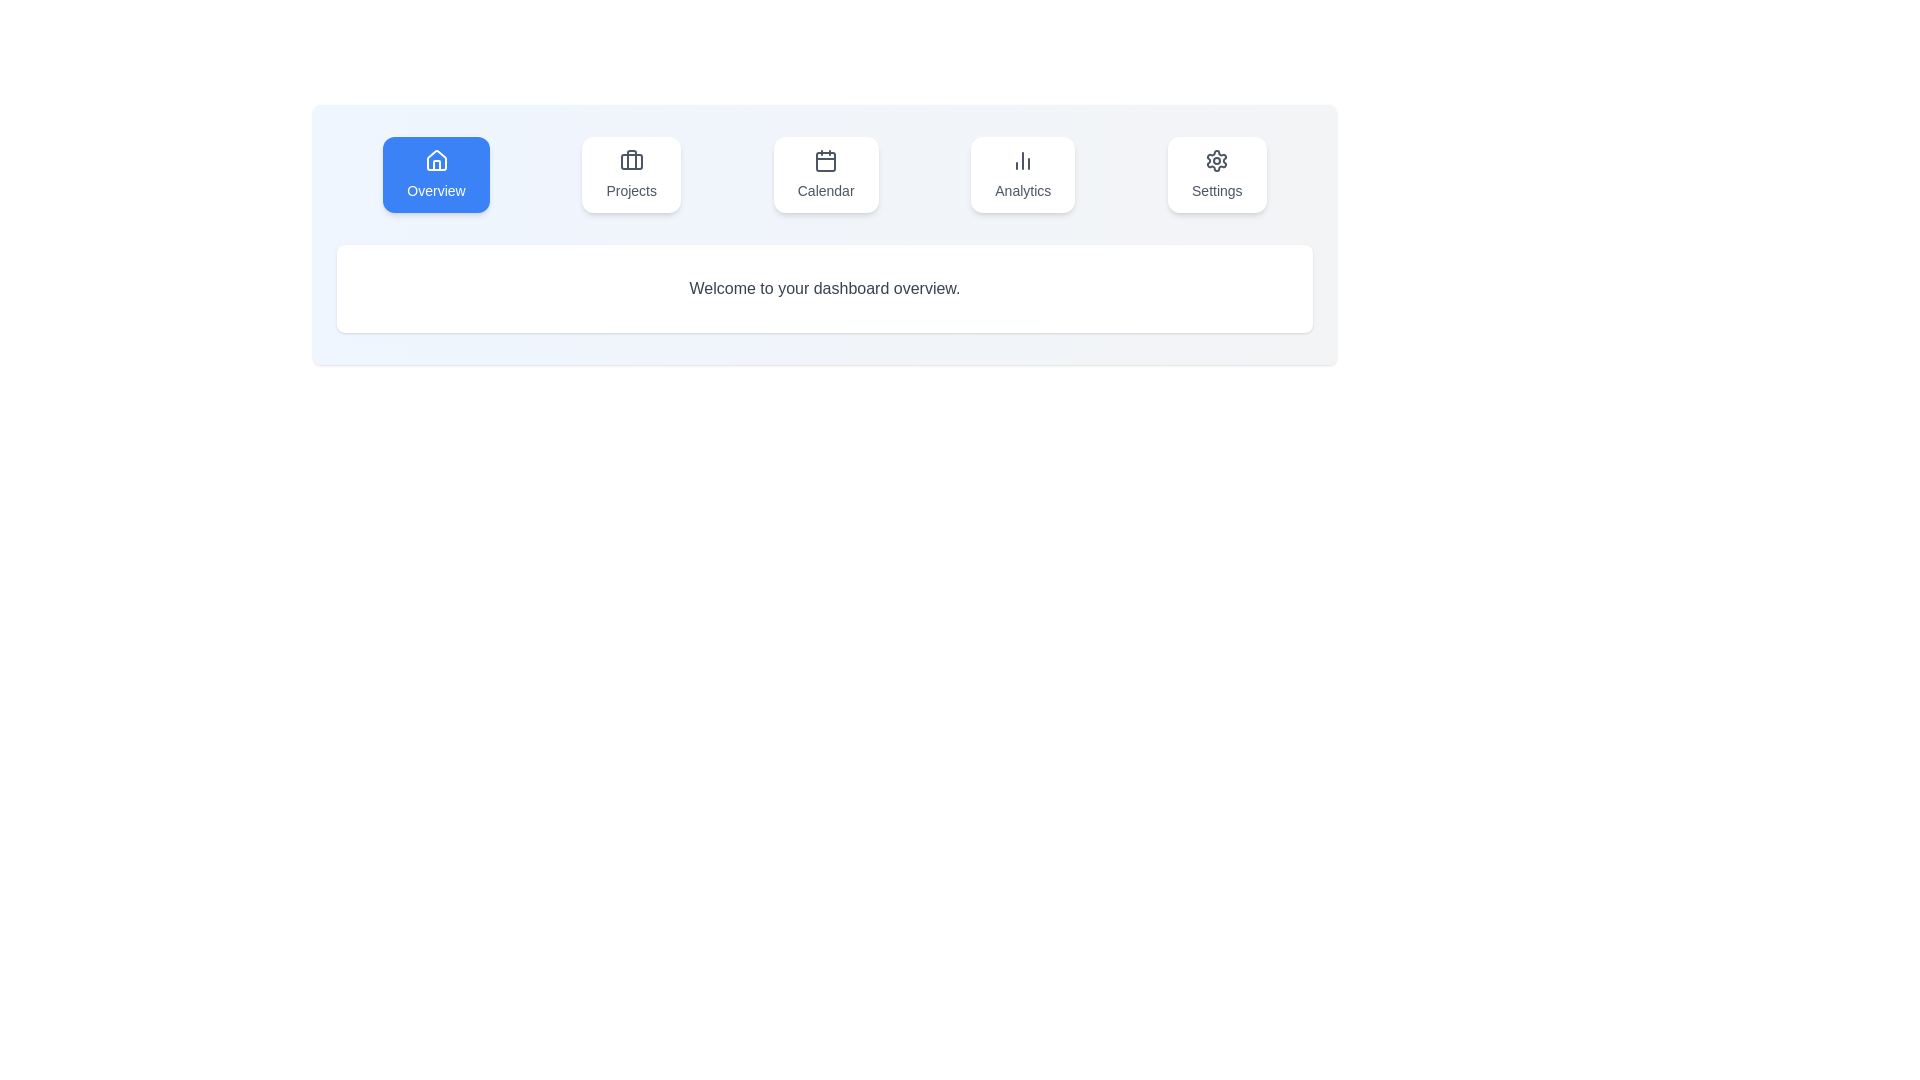  Describe the element at coordinates (435, 191) in the screenshot. I see `text label displaying 'Overview' in white on a blue background, which is centrally located below a house-shaped icon in the navigation menu` at that location.